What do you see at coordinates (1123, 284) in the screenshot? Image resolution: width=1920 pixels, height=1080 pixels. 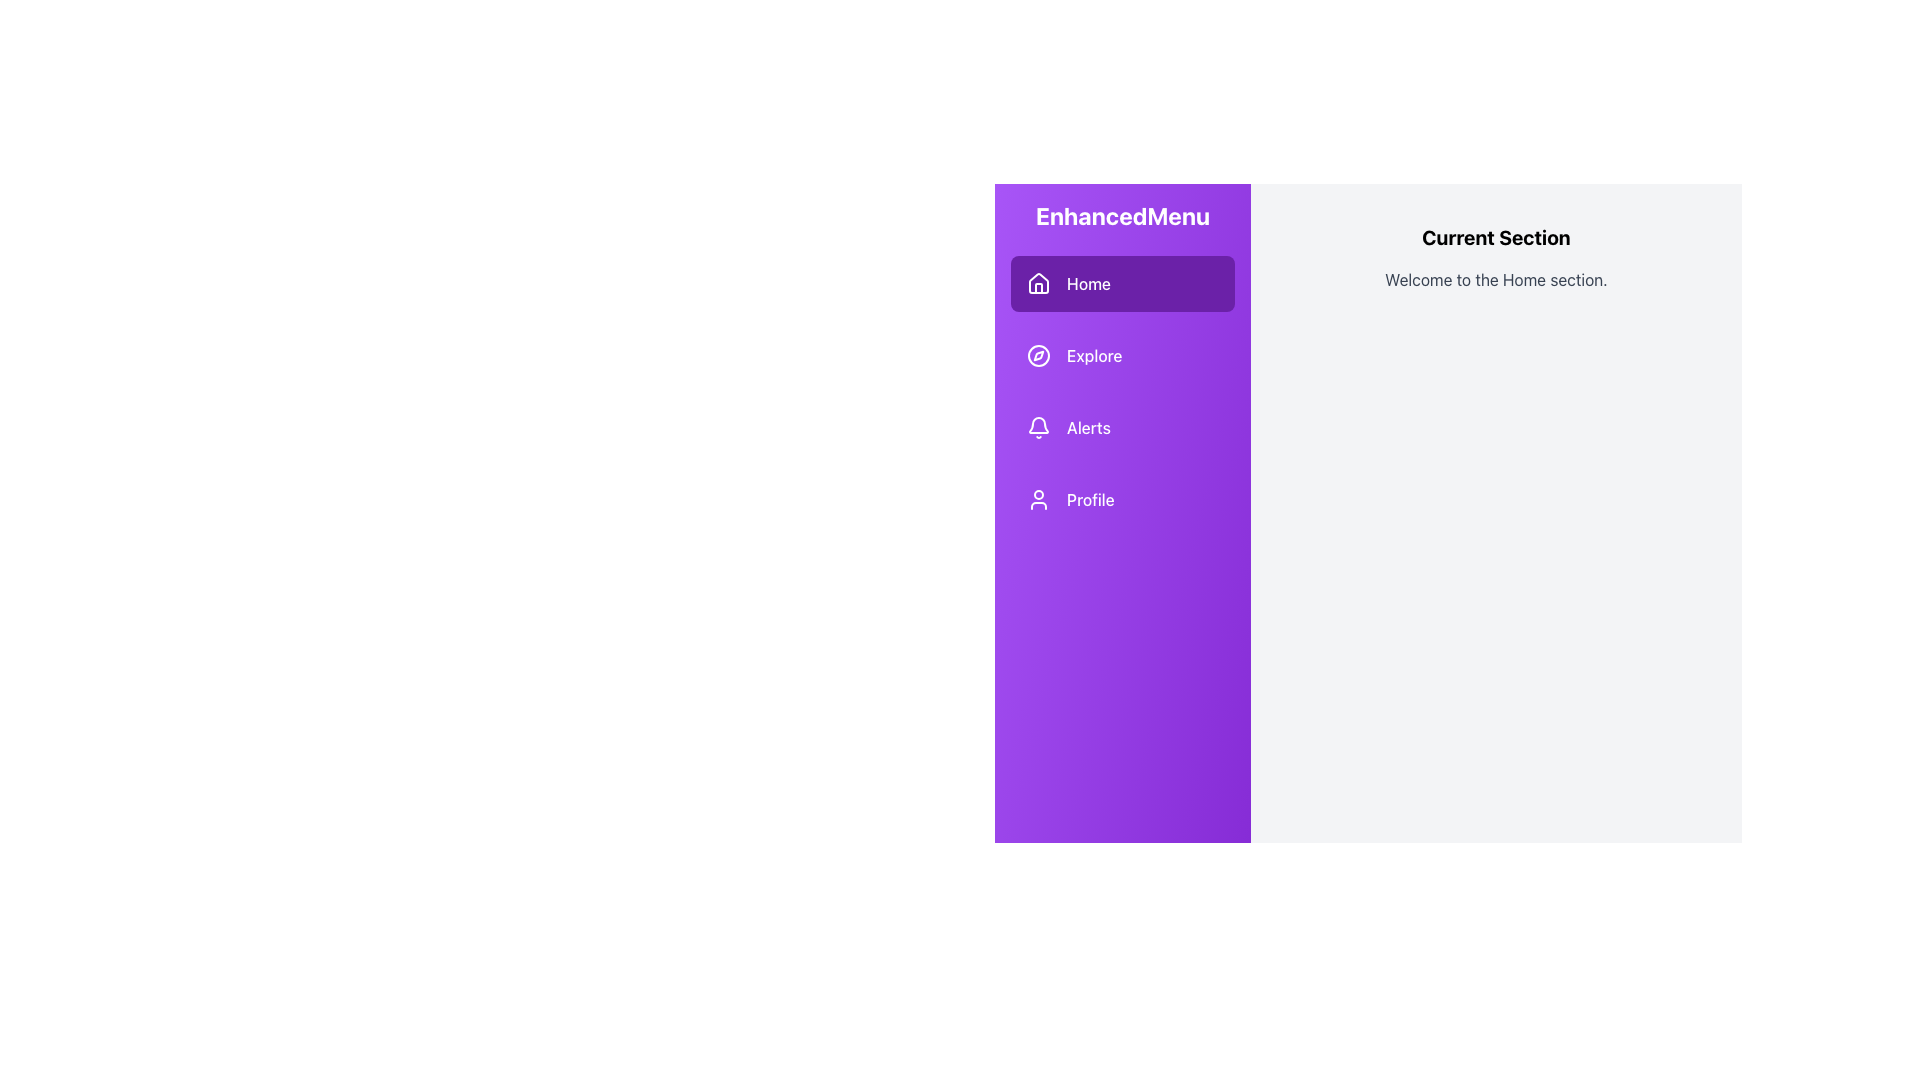 I see `the first navigational button in the leftmost purple sidebar to trigger a style change` at bounding box center [1123, 284].